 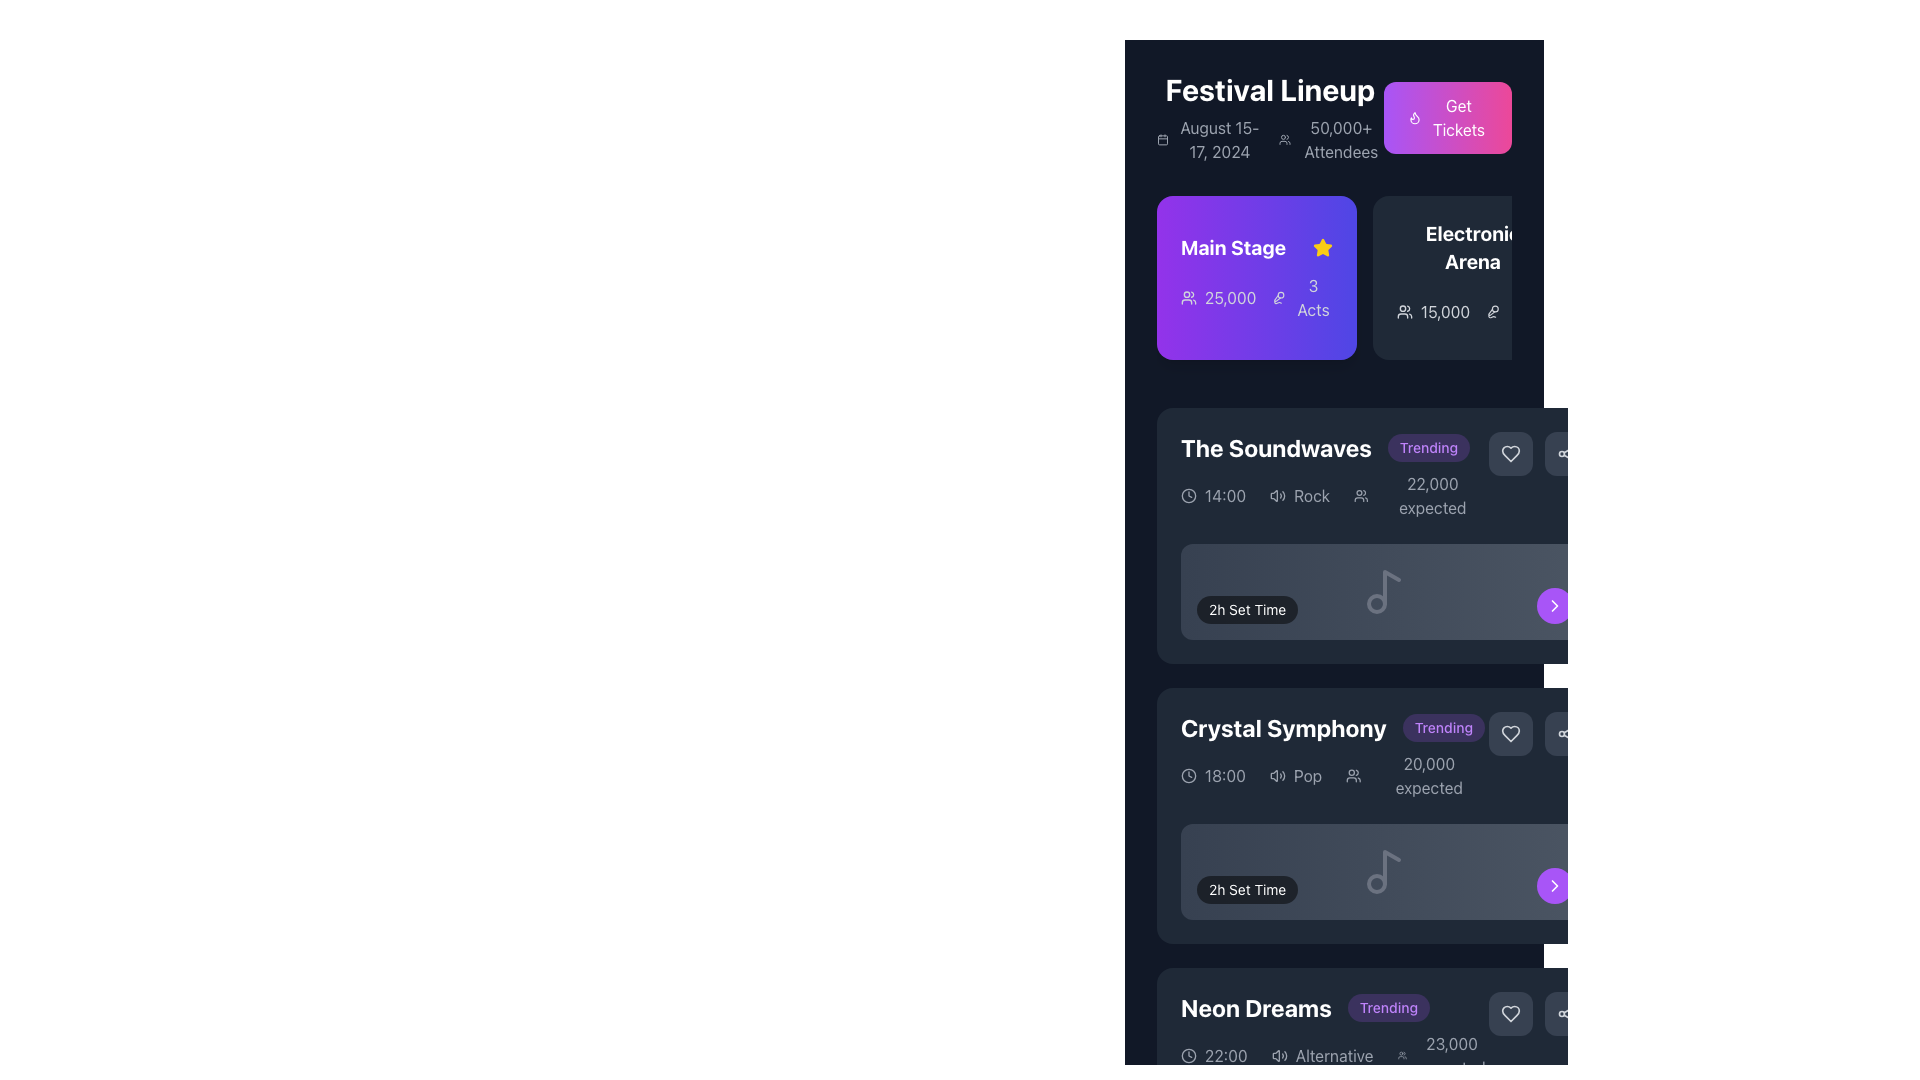 What do you see at coordinates (1431, 495) in the screenshot?
I see `the text label displaying '22,000' and 'expected' located in the upper-right section of 'The Soundwaves' card, which is visually distinguishable against a dark background` at bounding box center [1431, 495].